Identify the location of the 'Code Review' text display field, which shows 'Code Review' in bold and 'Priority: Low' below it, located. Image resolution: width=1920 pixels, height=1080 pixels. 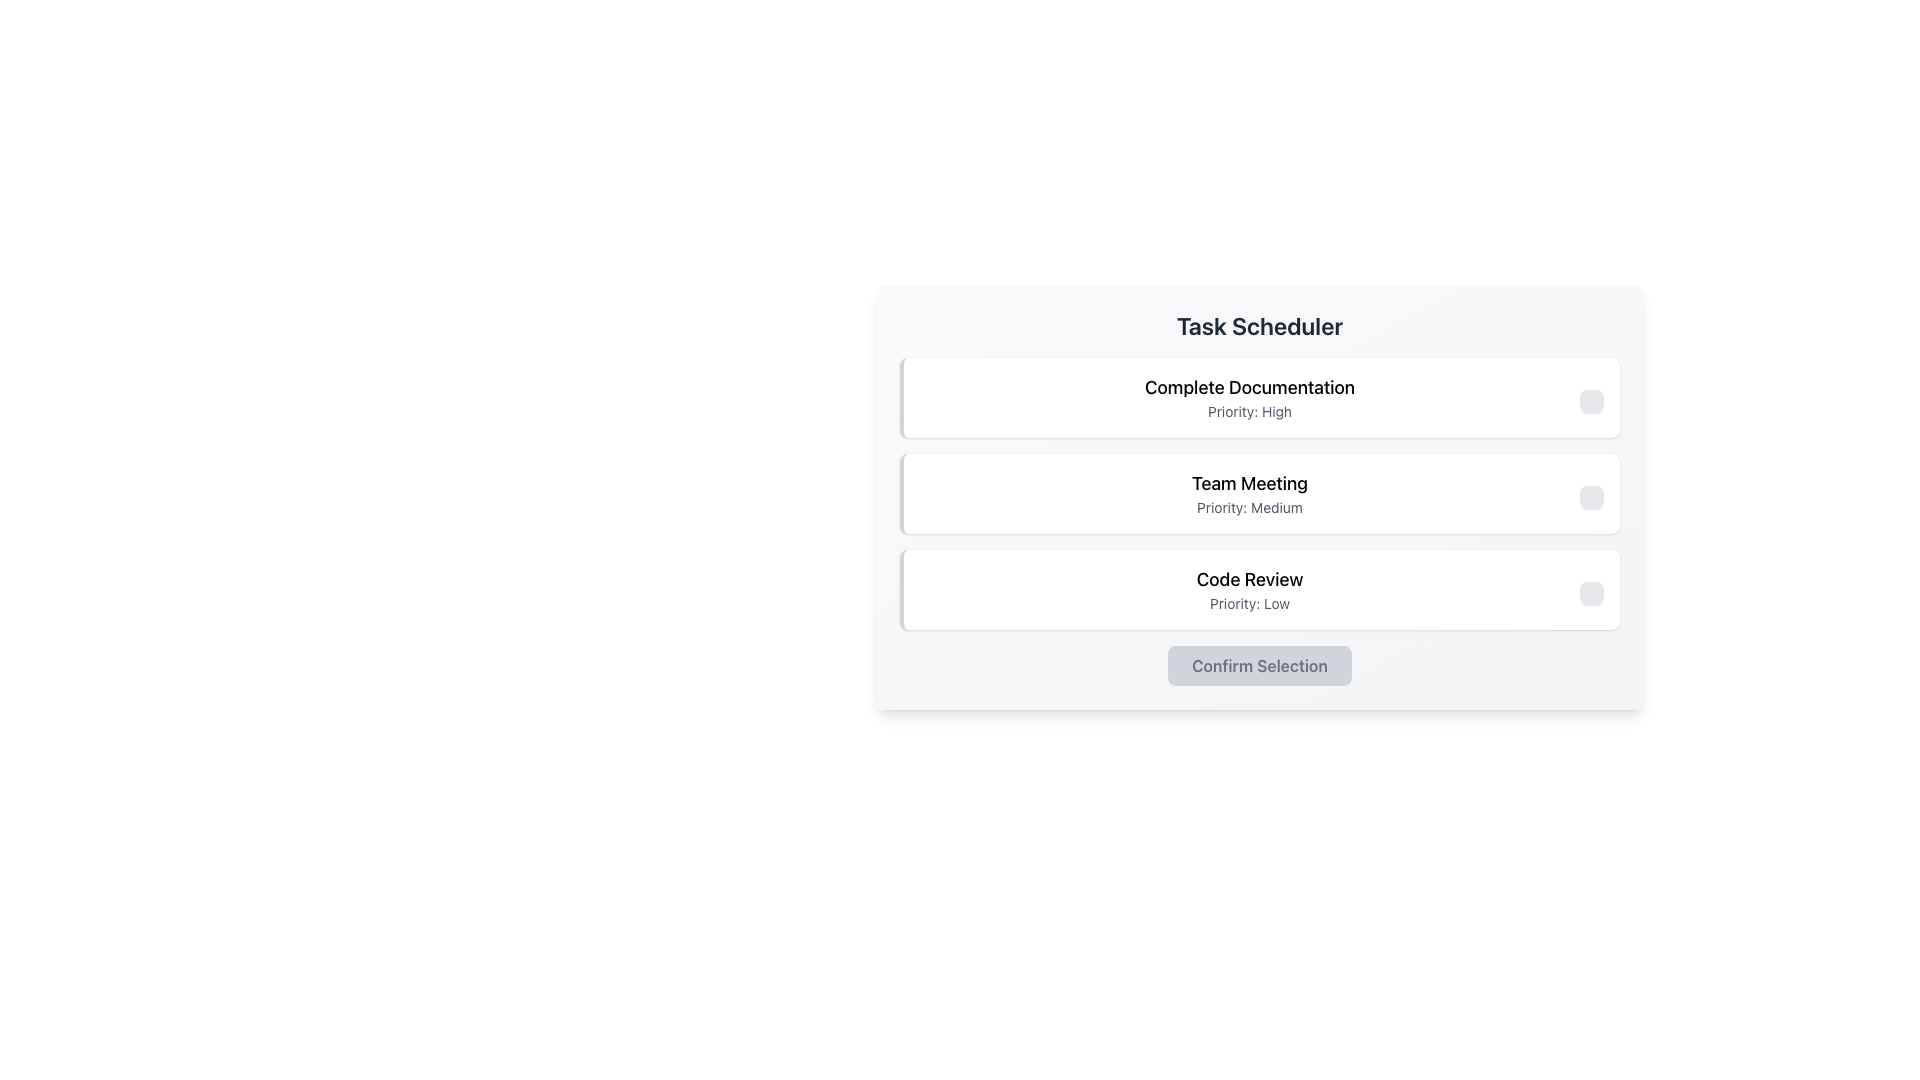
(1248, 589).